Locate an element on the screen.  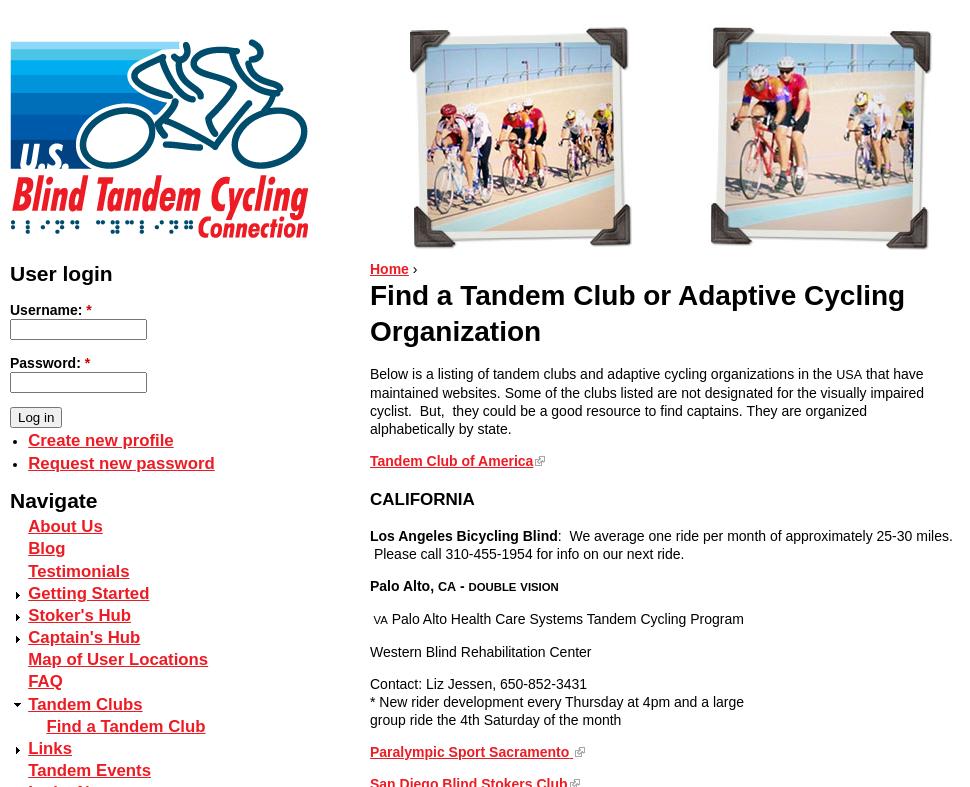
'Testimonials' is located at coordinates (77, 569).